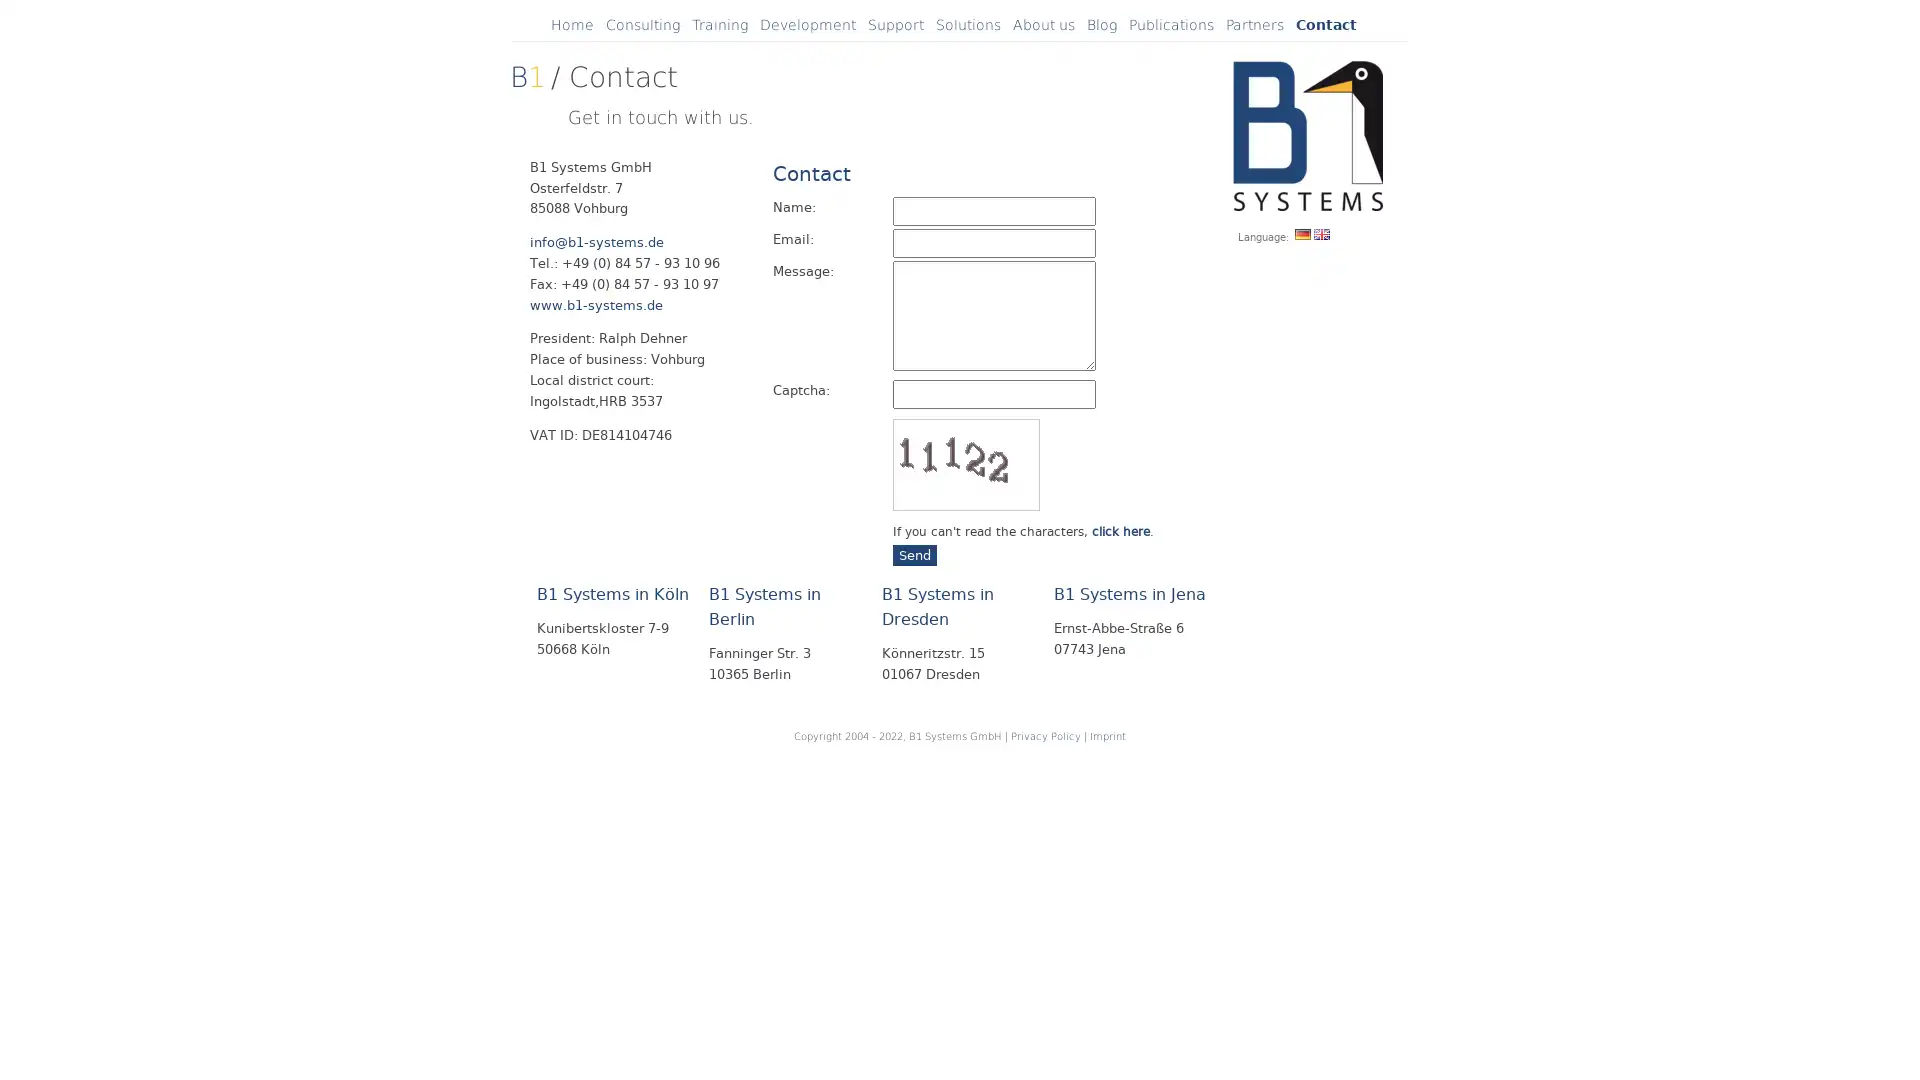  What do you see at coordinates (914, 555) in the screenshot?
I see `Send` at bounding box center [914, 555].